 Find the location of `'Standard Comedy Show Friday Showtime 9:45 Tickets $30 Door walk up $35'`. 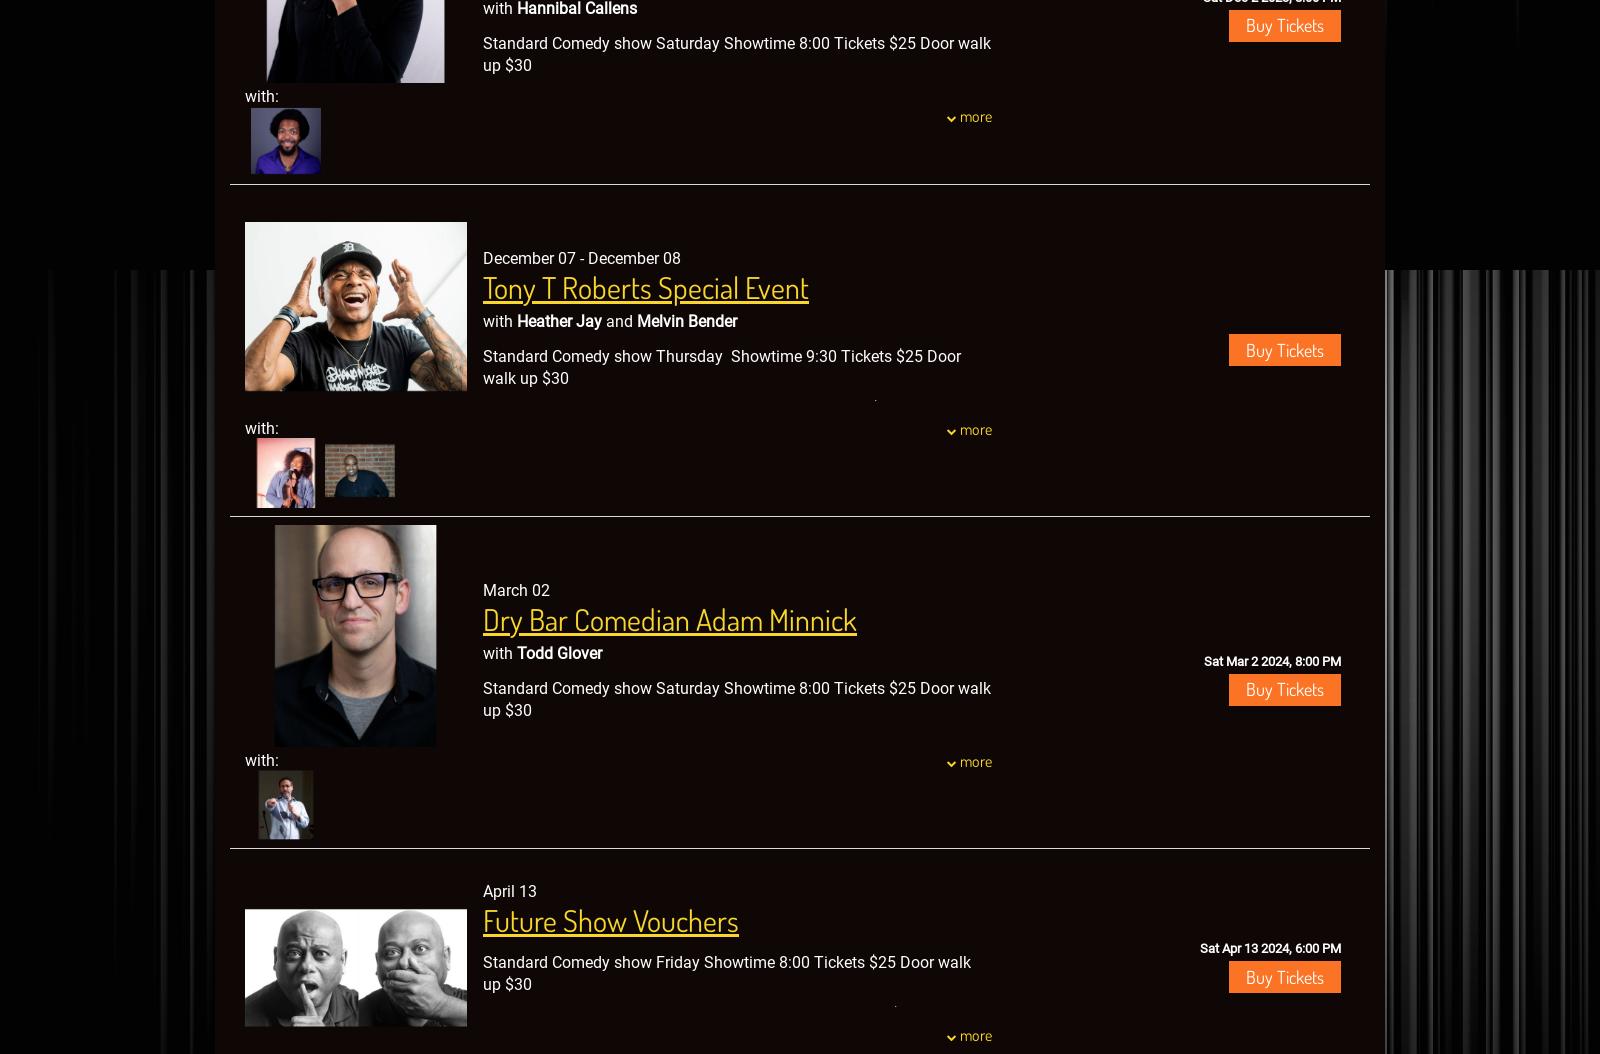

'Standard Comedy Show Friday Showtime 9:45 Tickets $30 Door walk up $35' is located at coordinates (482, 470).